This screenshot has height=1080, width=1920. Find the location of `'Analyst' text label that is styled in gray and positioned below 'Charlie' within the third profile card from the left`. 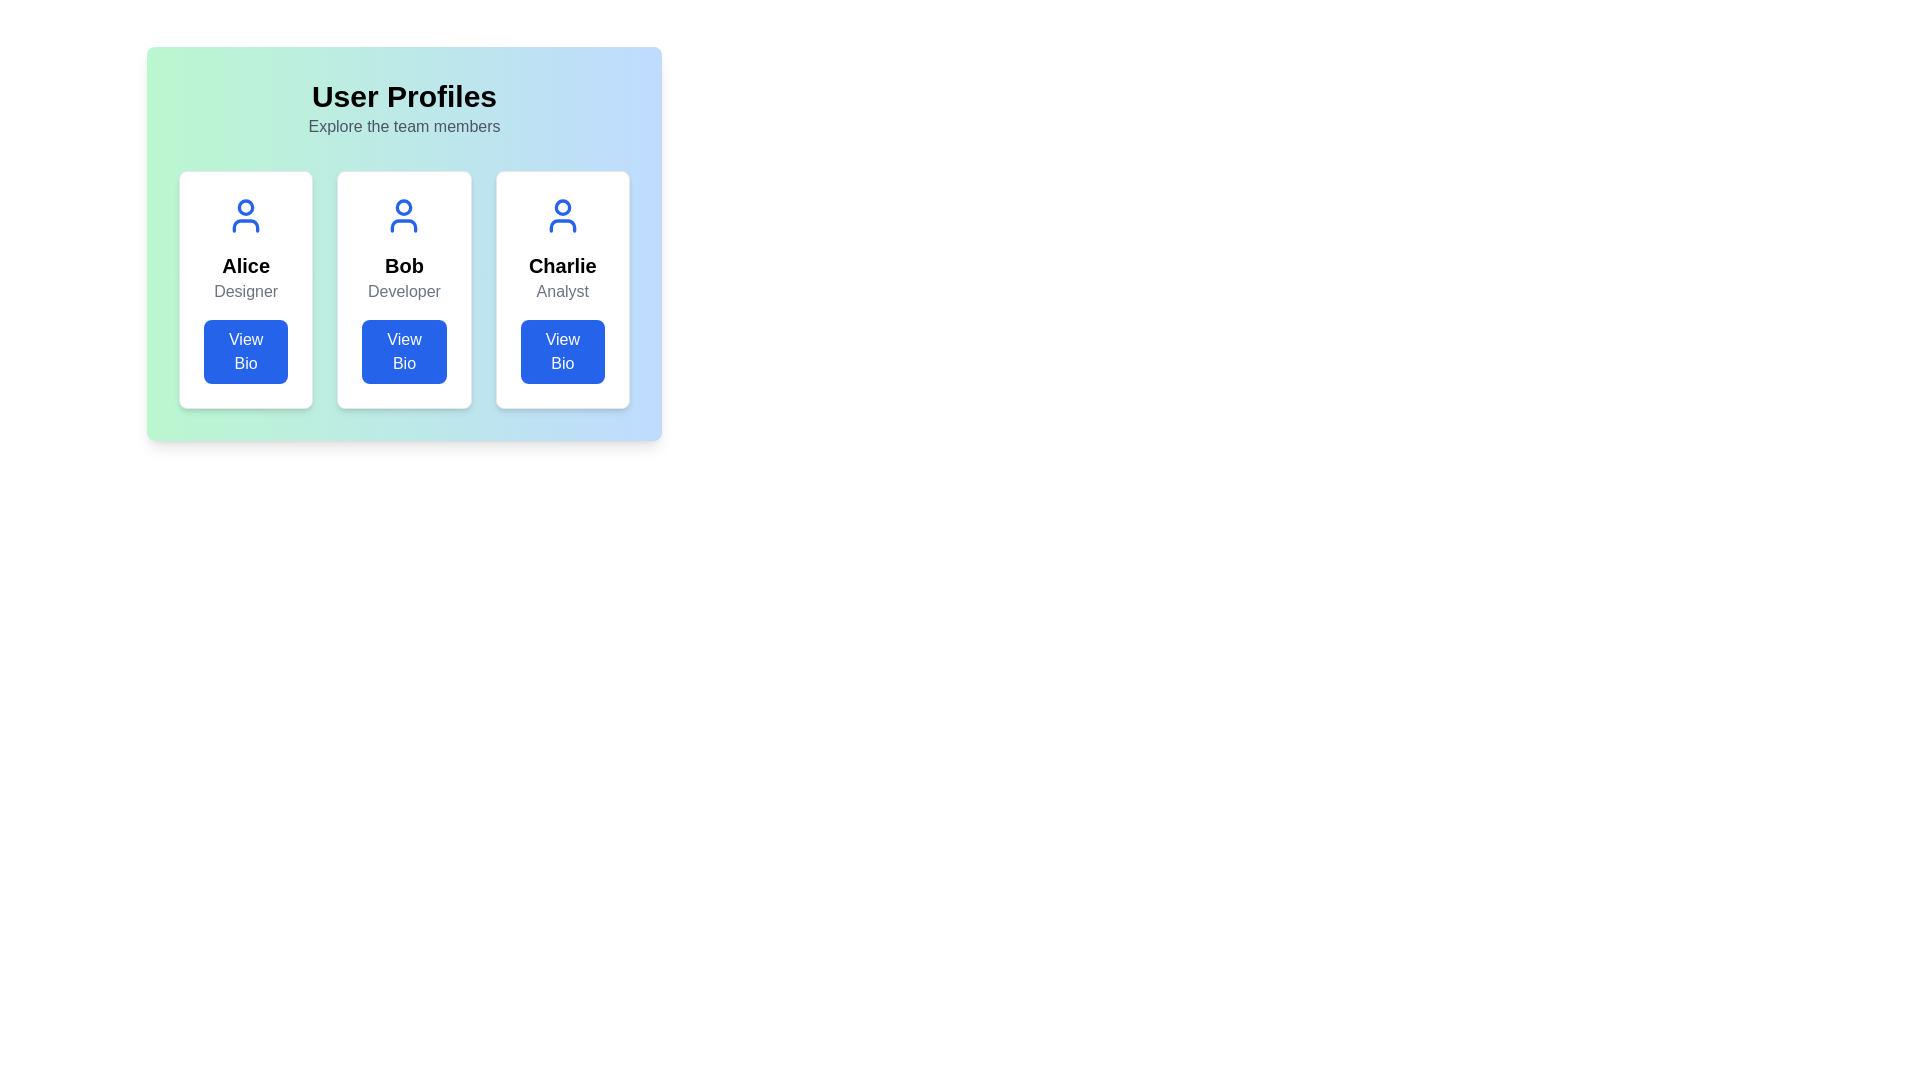

'Analyst' text label that is styled in gray and positioned below 'Charlie' within the third profile card from the left is located at coordinates (561, 292).